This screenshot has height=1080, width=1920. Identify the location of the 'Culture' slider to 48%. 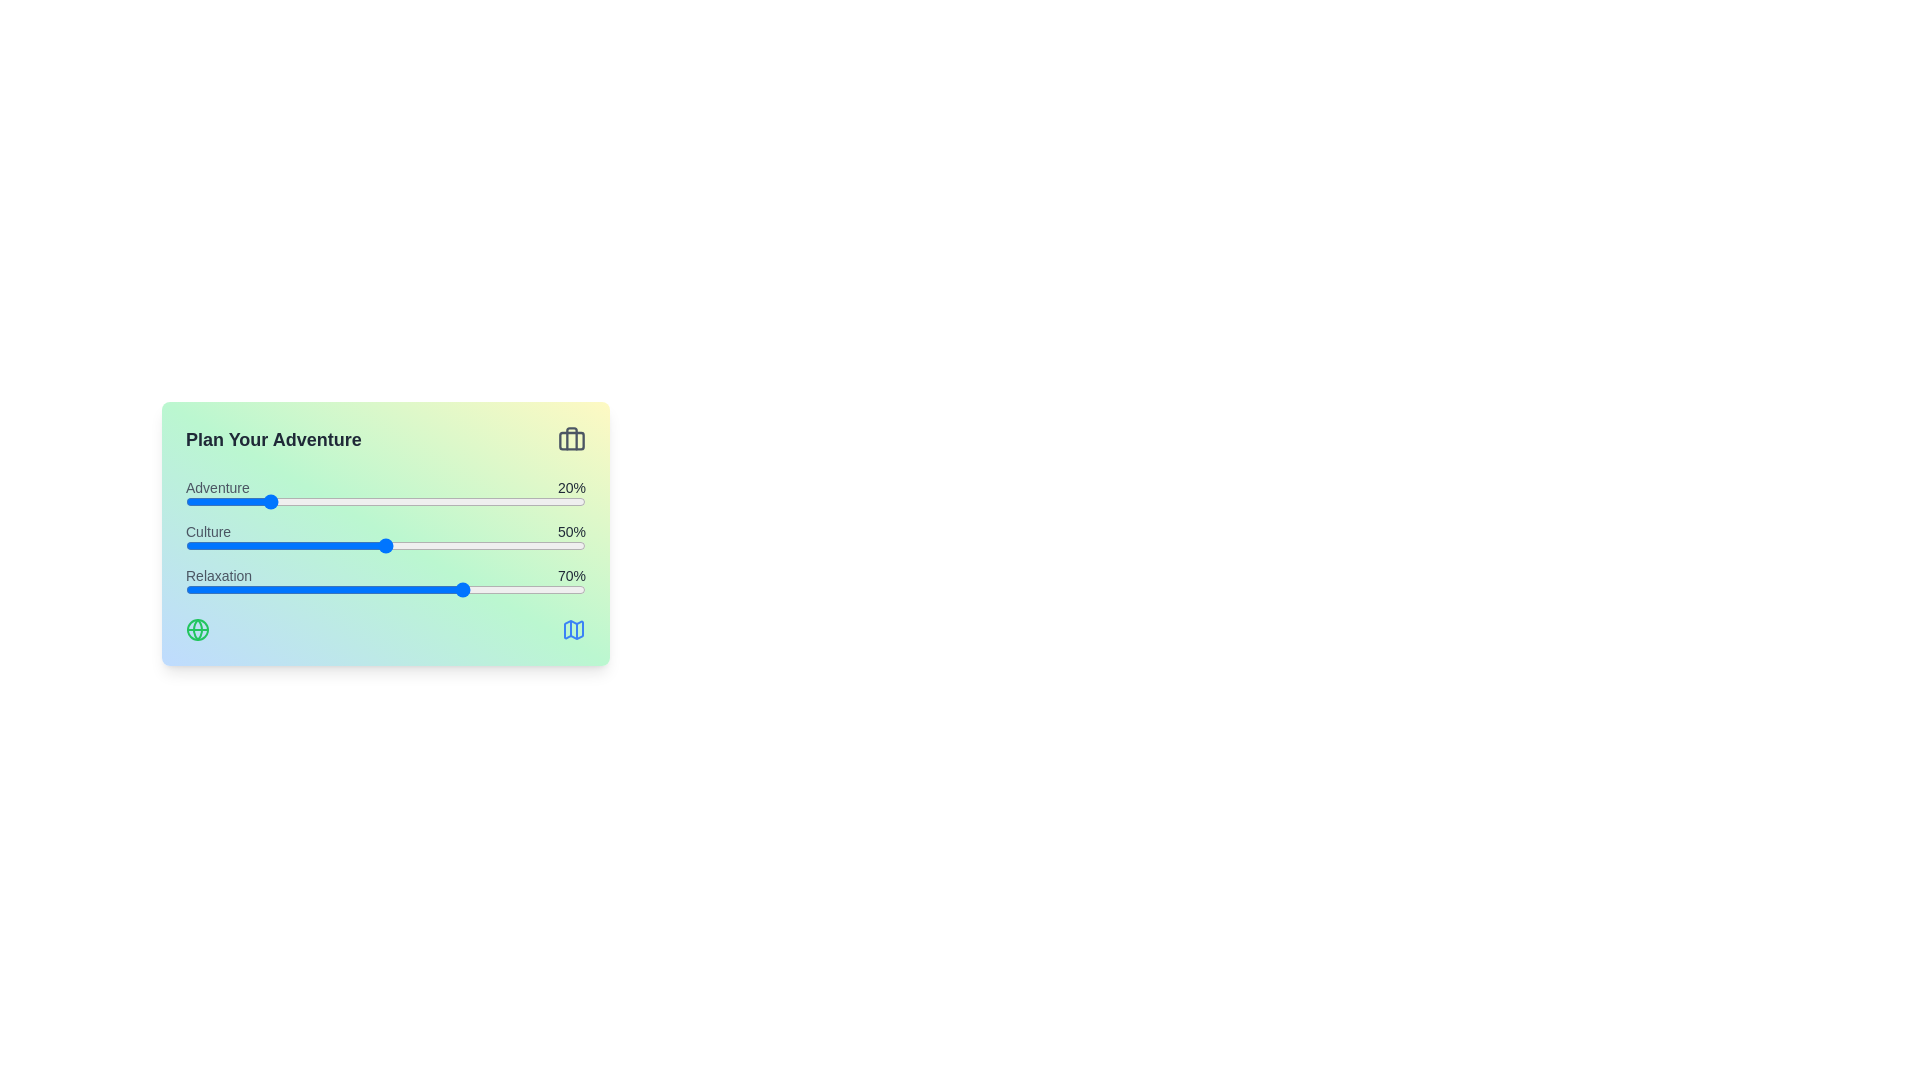
(378, 546).